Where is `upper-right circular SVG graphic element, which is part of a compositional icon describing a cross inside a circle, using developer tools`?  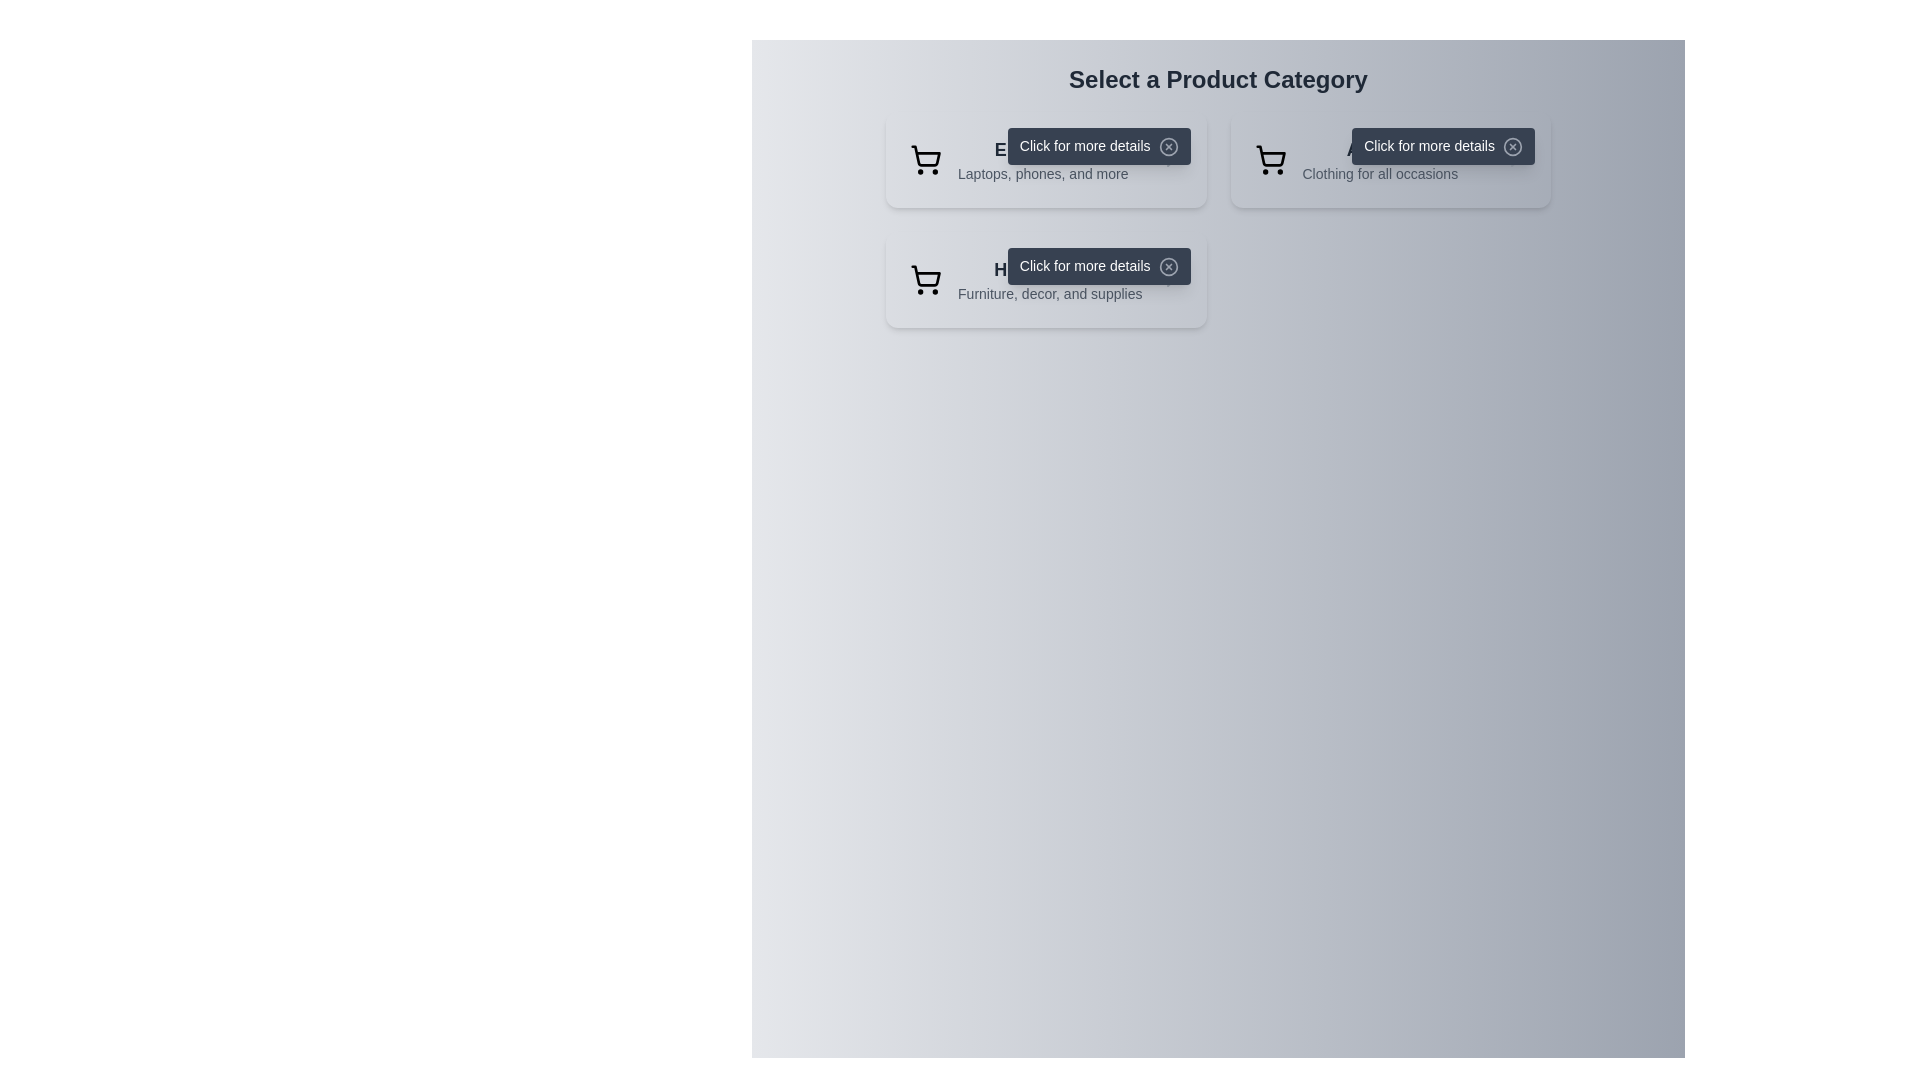 upper-right circular SVG graphic element, which is part of a compositional icon describing a cross inside a circle, using developer tools is located at coordinates (1512, 146).